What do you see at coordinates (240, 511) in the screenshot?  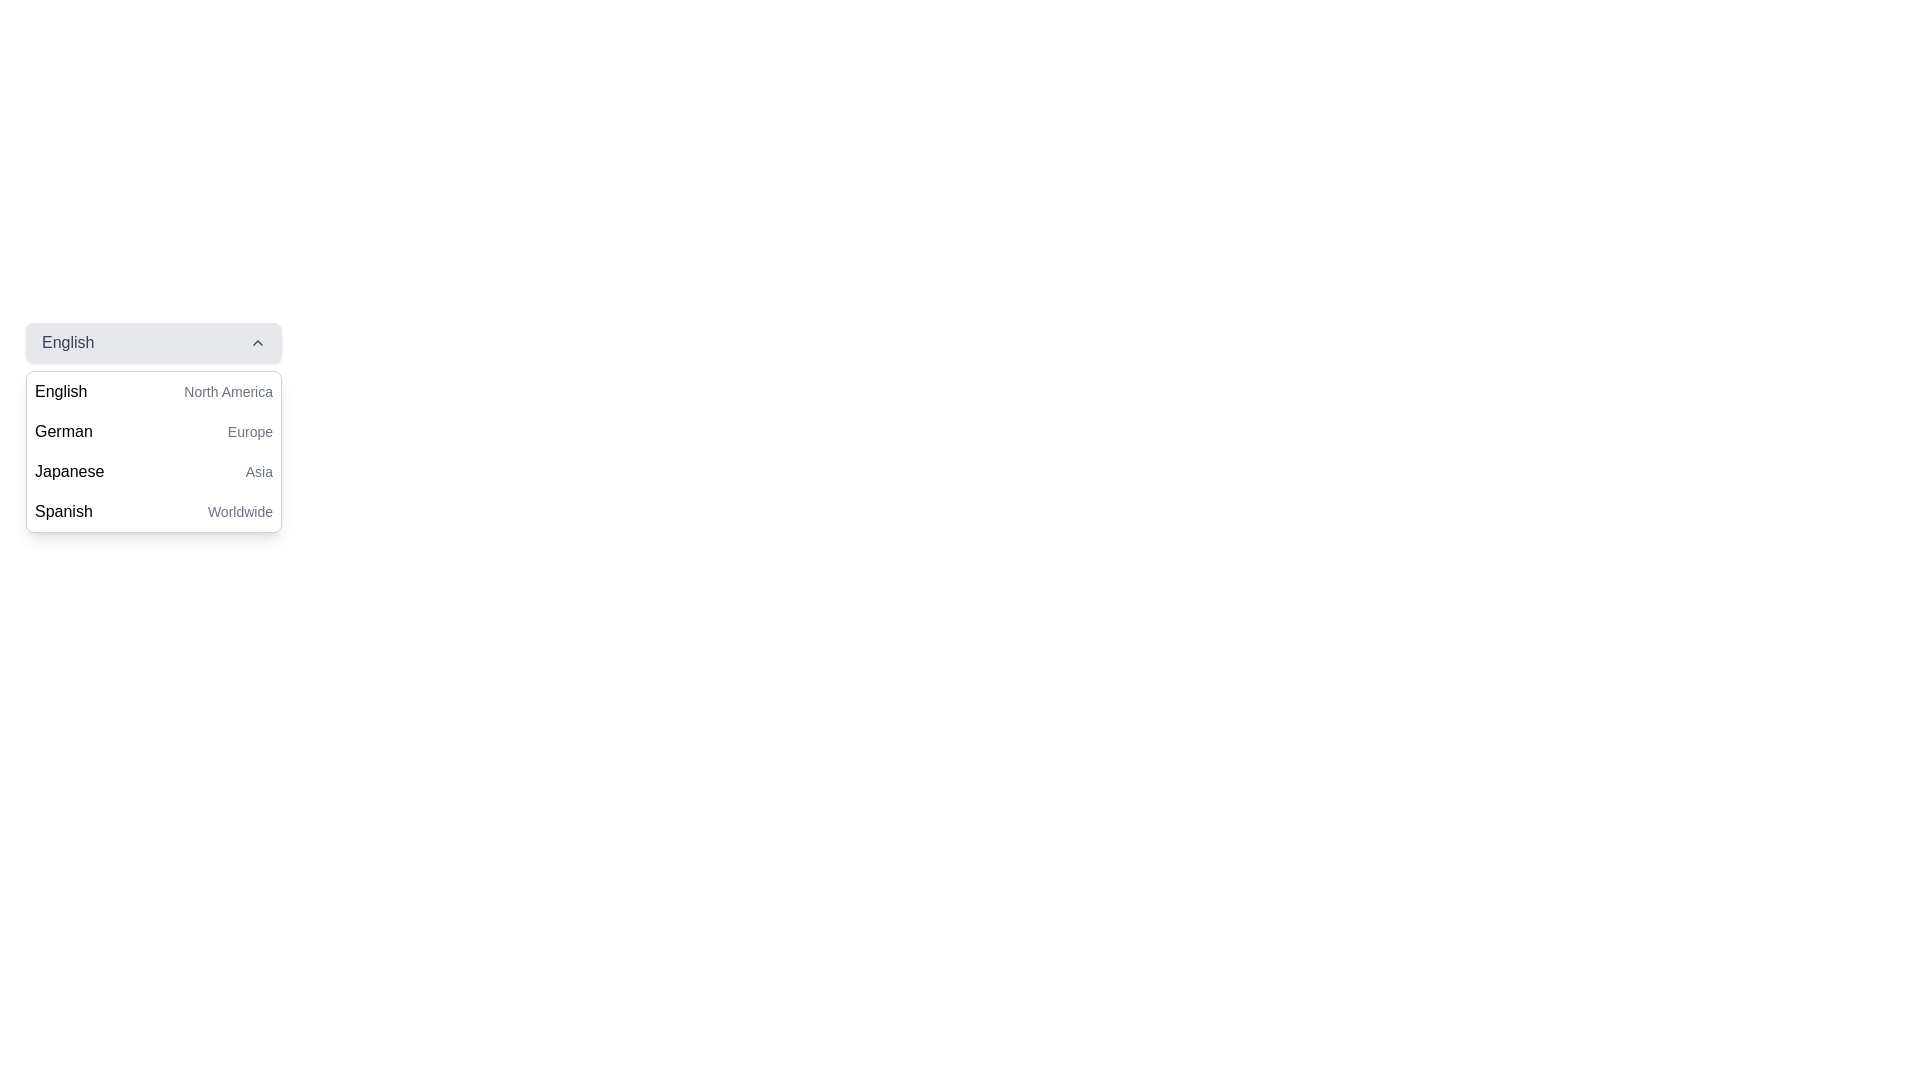 I see `the 'Worldwide' label text, which is styled in small gray font and positioned to the right of the bold 'Spanish' text within the dropdown menu` at bounding box center [240, 511].